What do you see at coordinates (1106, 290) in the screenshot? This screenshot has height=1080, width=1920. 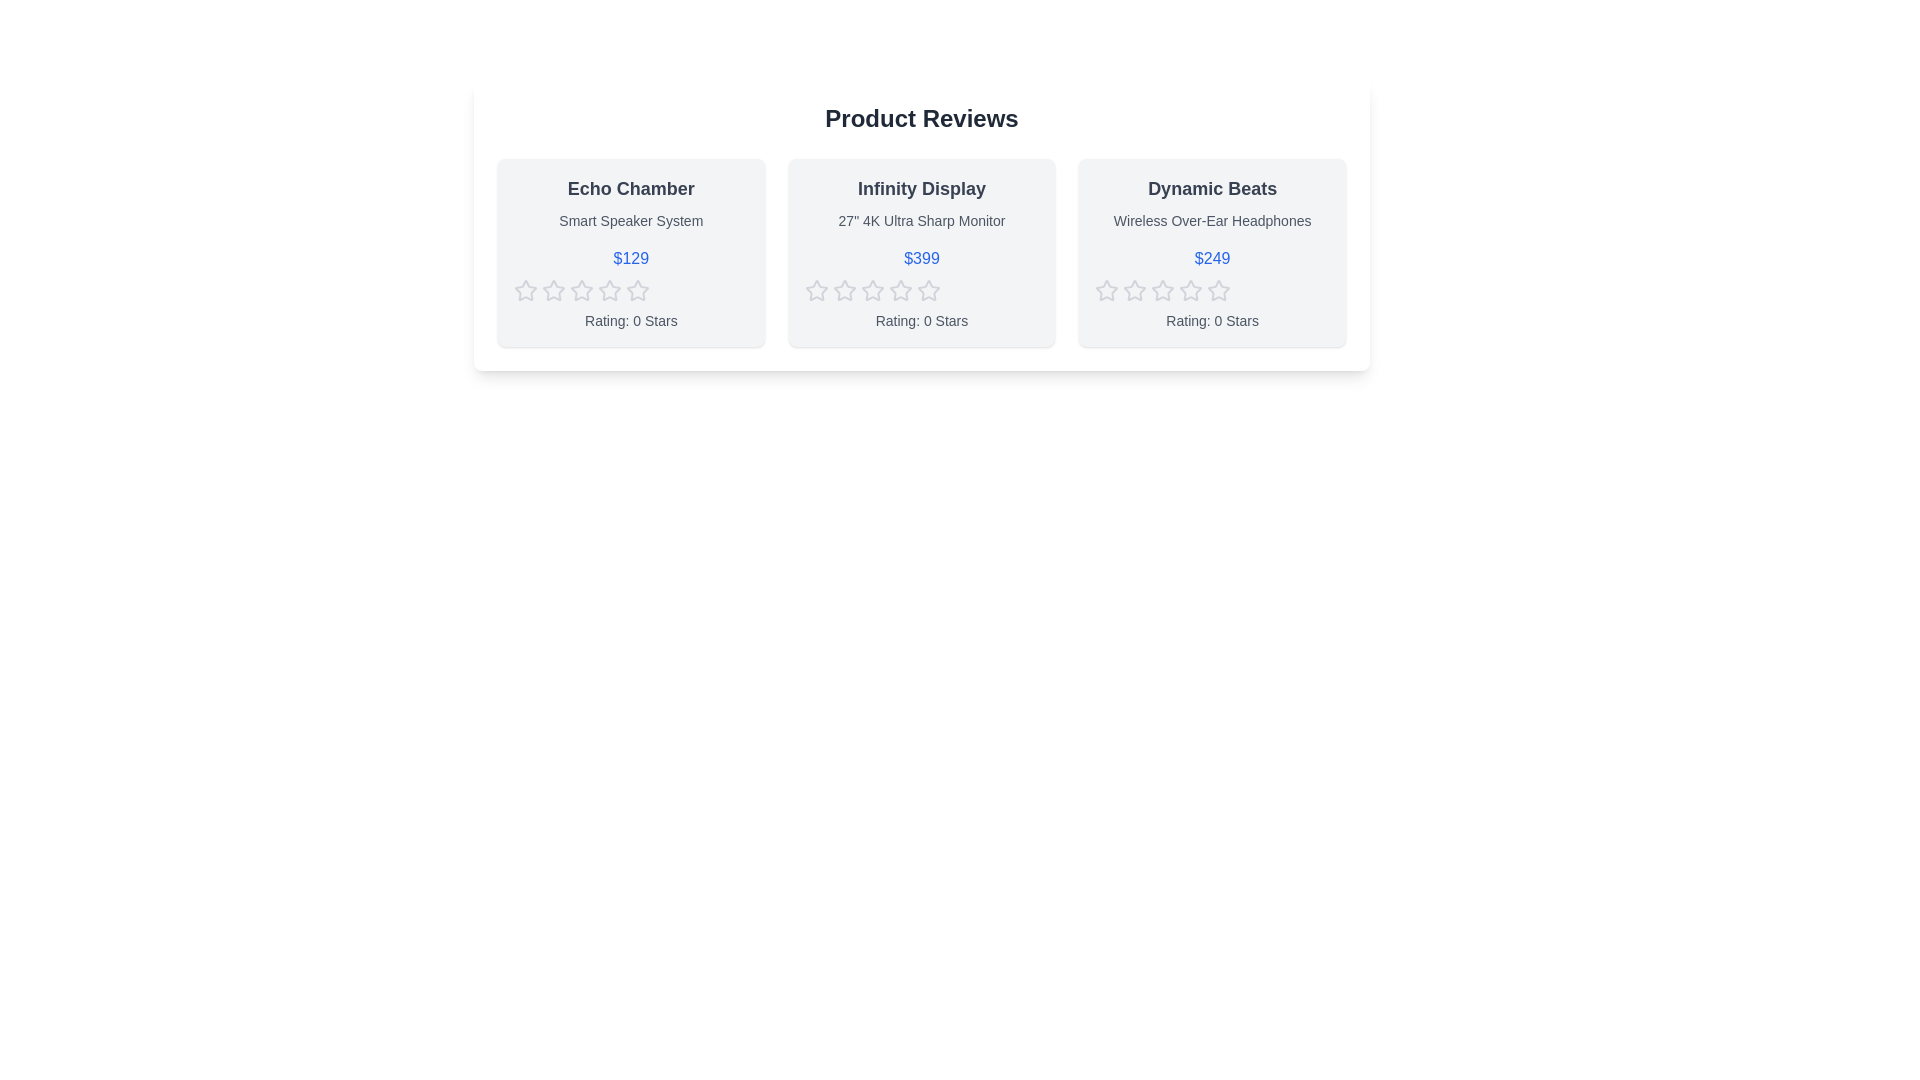 I see `the first star icon in the rating system under the 'Dynamic Beats' section to initiate tooltip or visual feedback` at bounding box center [1106, 290].